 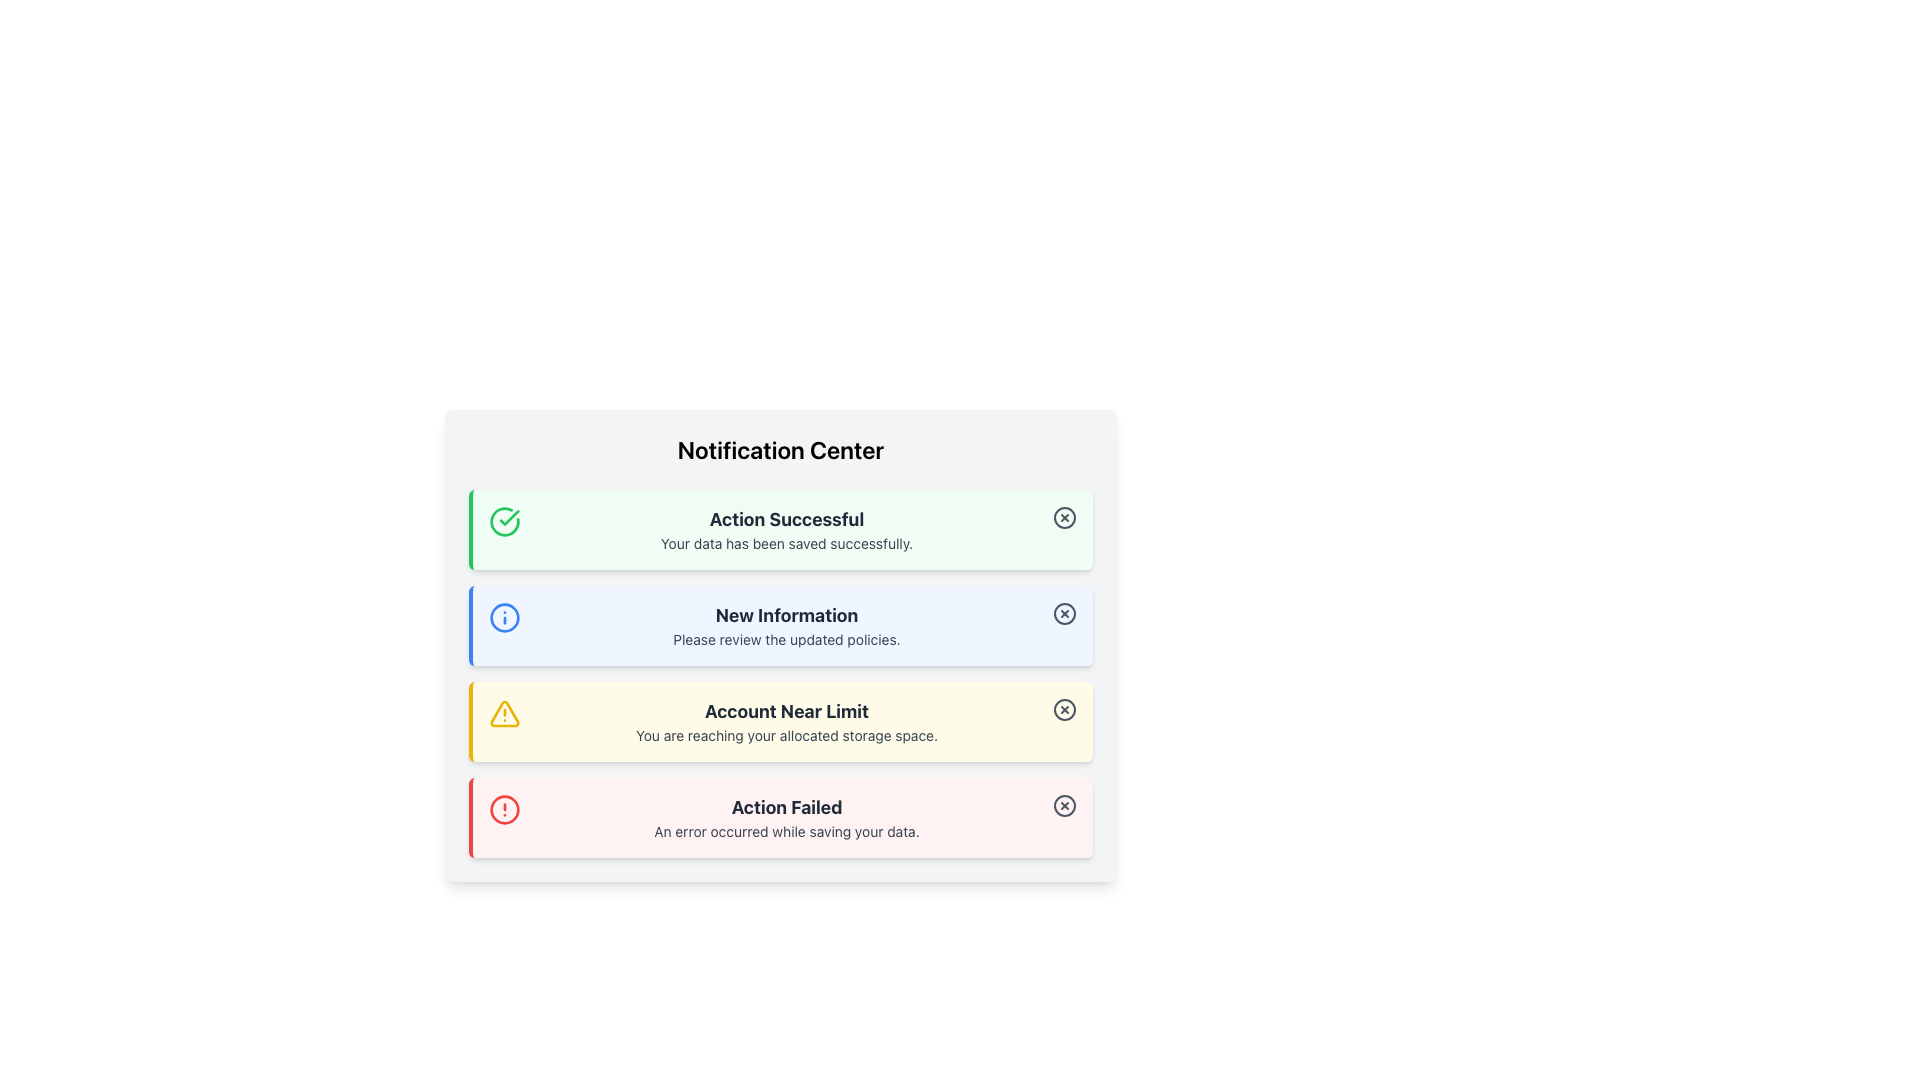 I want to click on the Notification card that informs users of an error during data saving, located in the fourth slot of the notification list, to potentially see a tooltip or further description, so click(x=786, y=817).